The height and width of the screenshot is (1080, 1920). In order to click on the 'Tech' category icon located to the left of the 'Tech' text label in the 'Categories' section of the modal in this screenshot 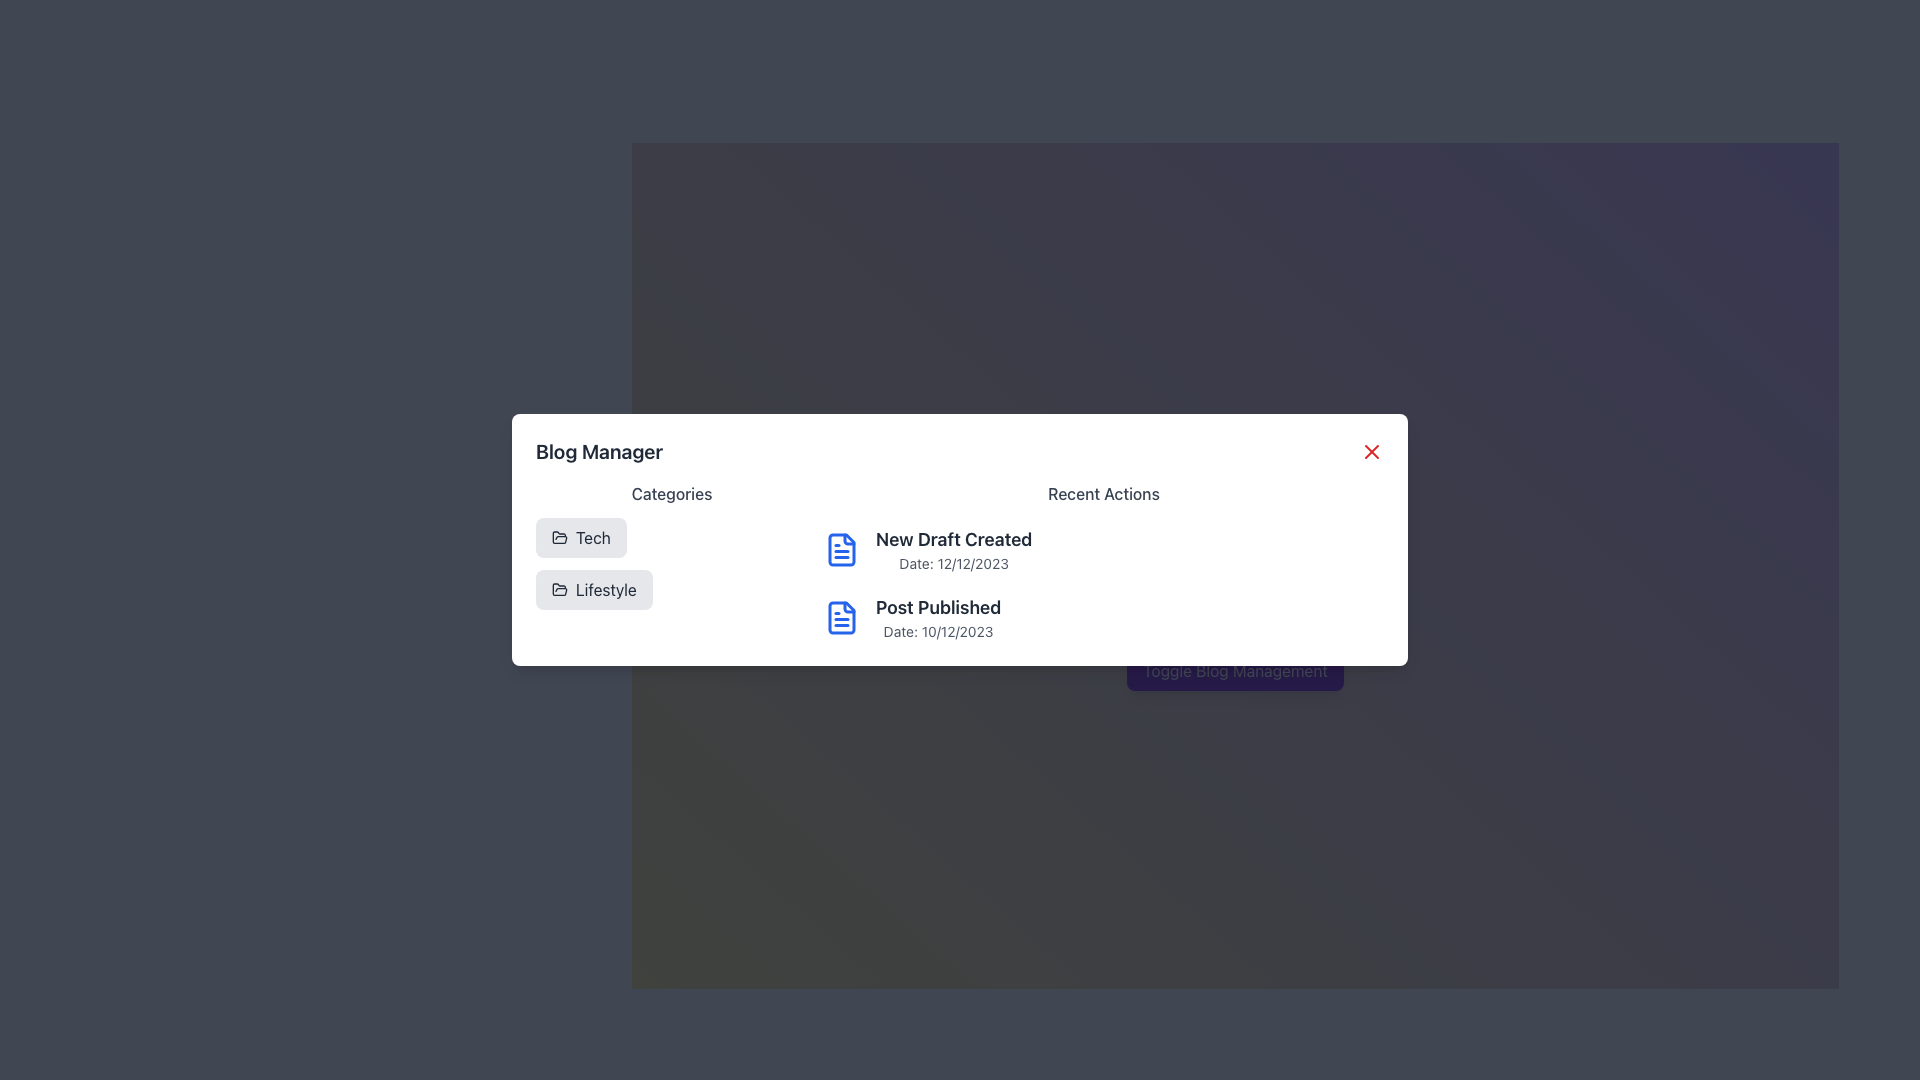, I will do `click(560, 536)`.